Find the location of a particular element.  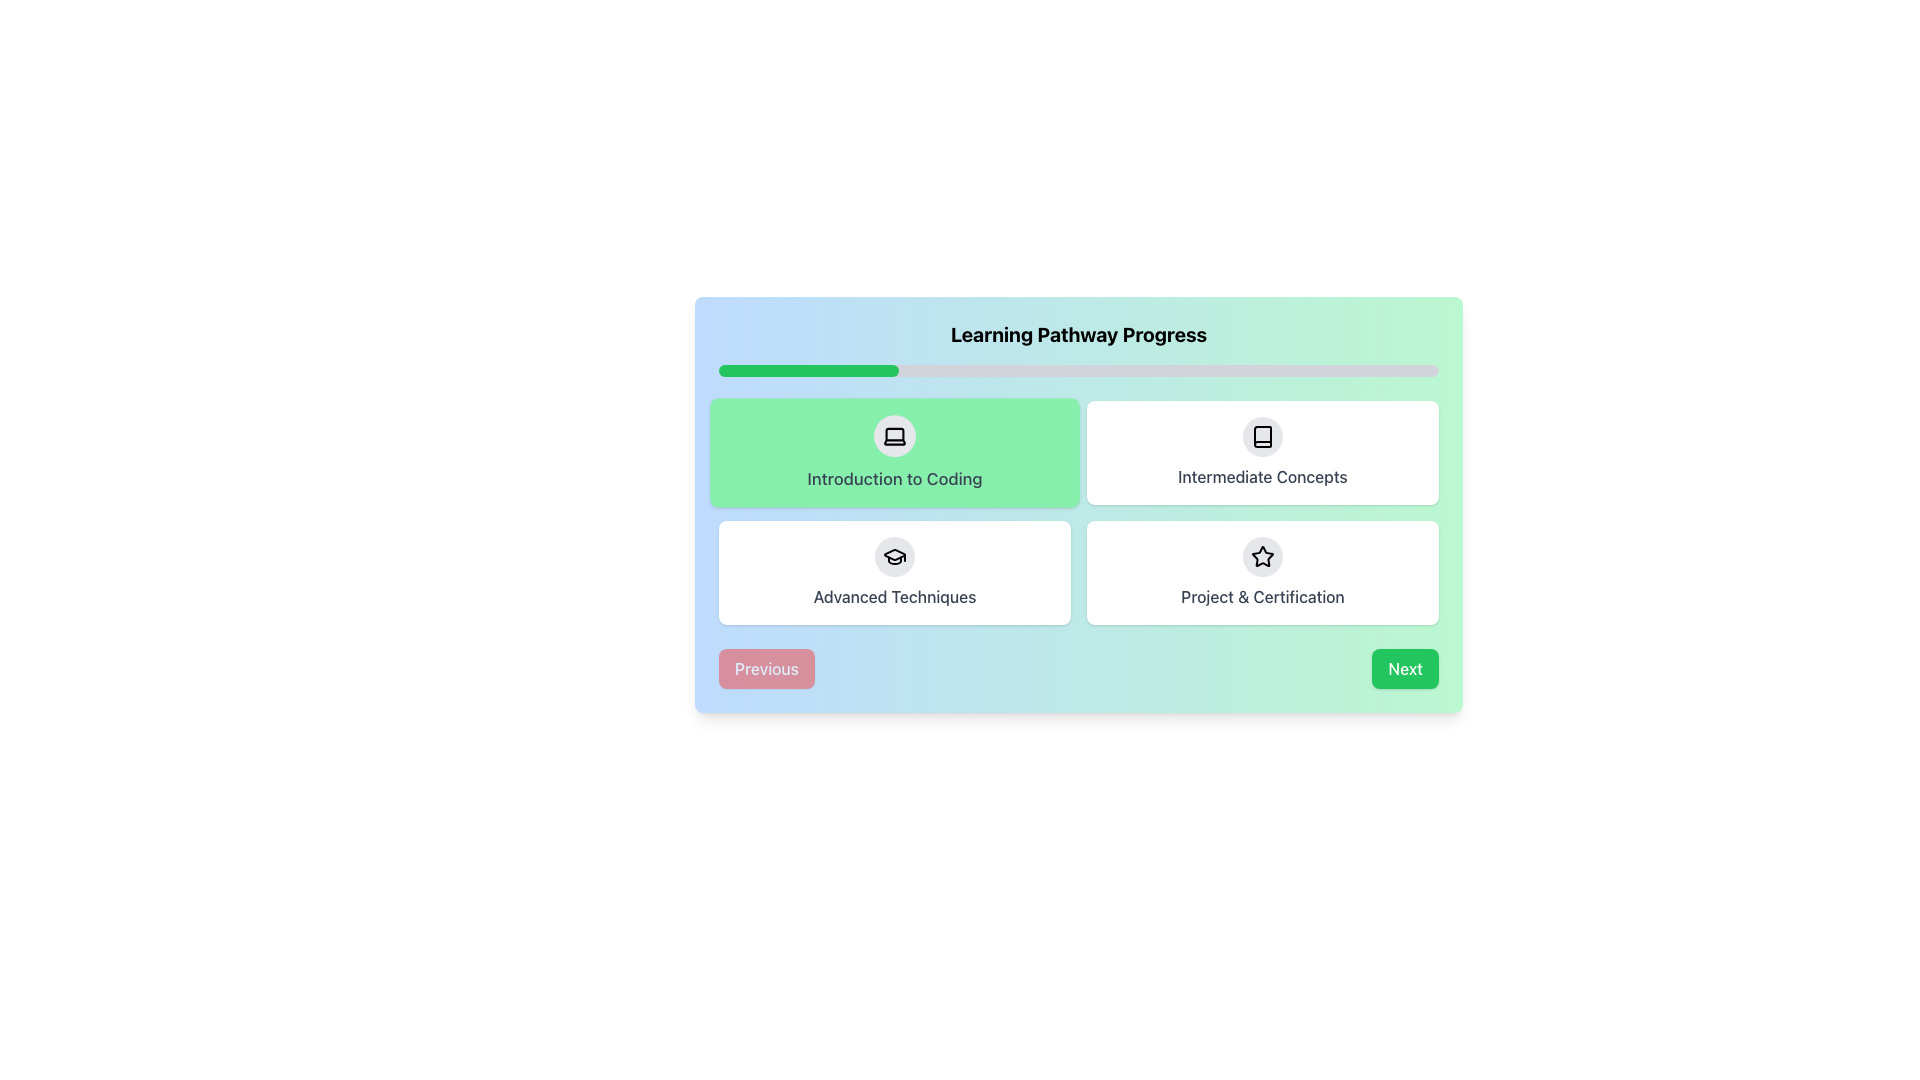

the star-shaped icon that symbolizes progress for the 'Project & Certification' stage, located in the bottom-right quadrant of the interface is located at coordinates (1261, 556).